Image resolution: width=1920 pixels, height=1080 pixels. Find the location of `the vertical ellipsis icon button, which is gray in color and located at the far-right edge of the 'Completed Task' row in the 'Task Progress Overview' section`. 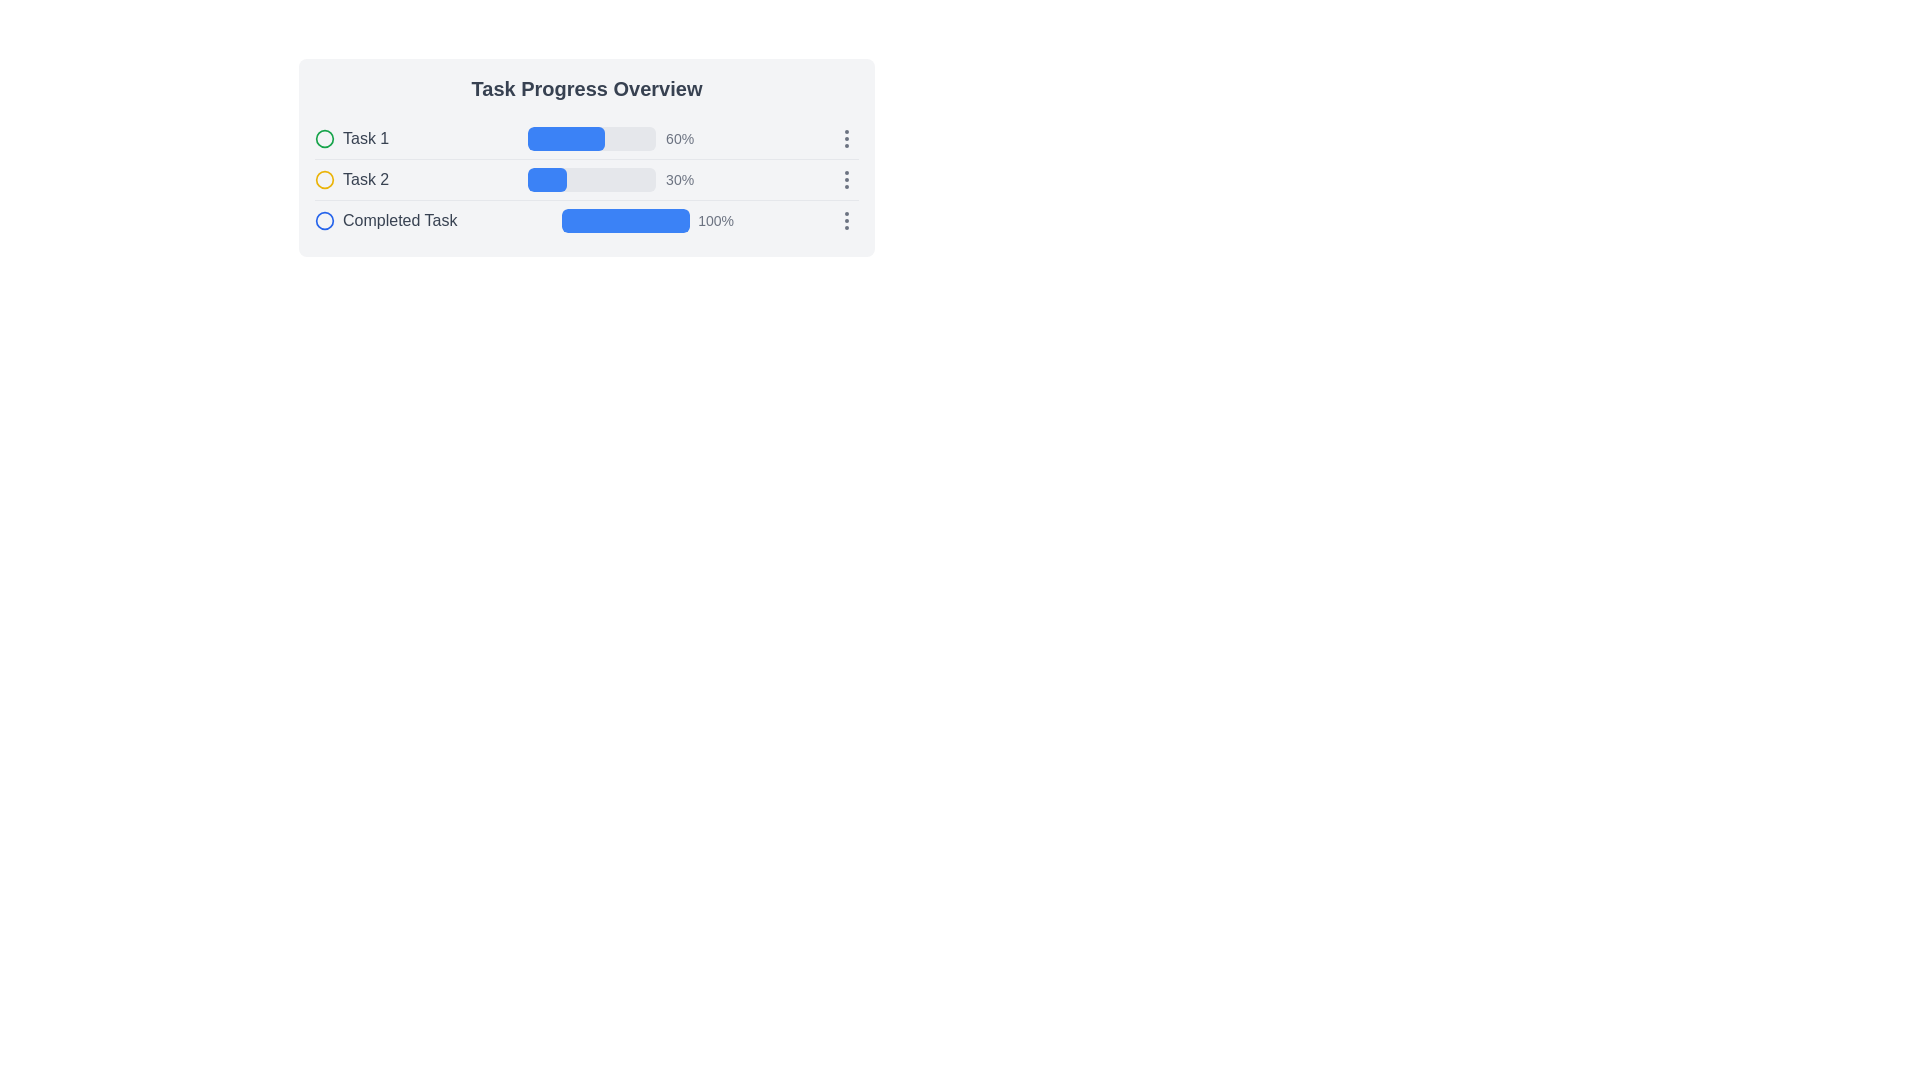

the vertical ellipsis icon button, which is gray in color and located at the far-right edge of the 'Completed Task' row in the 'Task Progress Overview' section is located at coordinates (846, 220).